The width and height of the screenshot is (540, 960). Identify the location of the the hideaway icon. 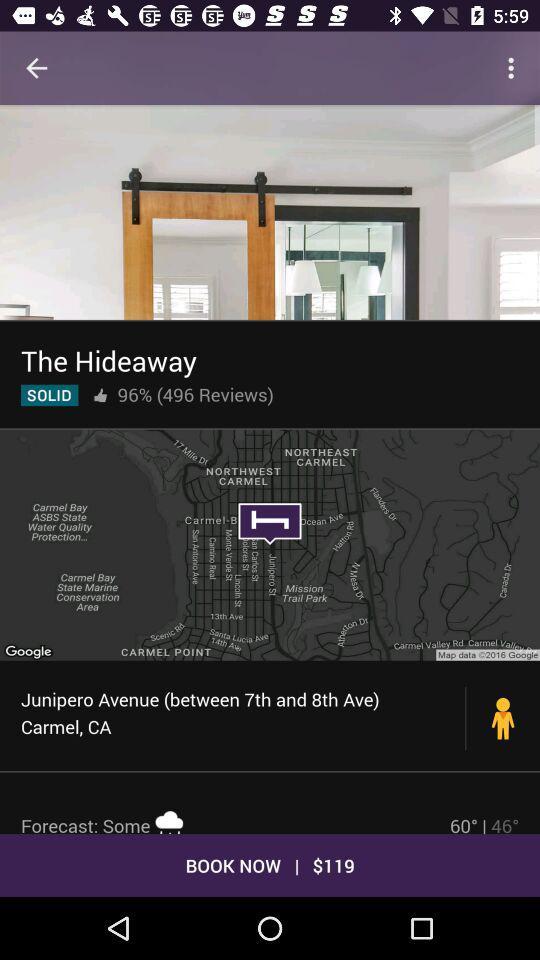
(108, 360).